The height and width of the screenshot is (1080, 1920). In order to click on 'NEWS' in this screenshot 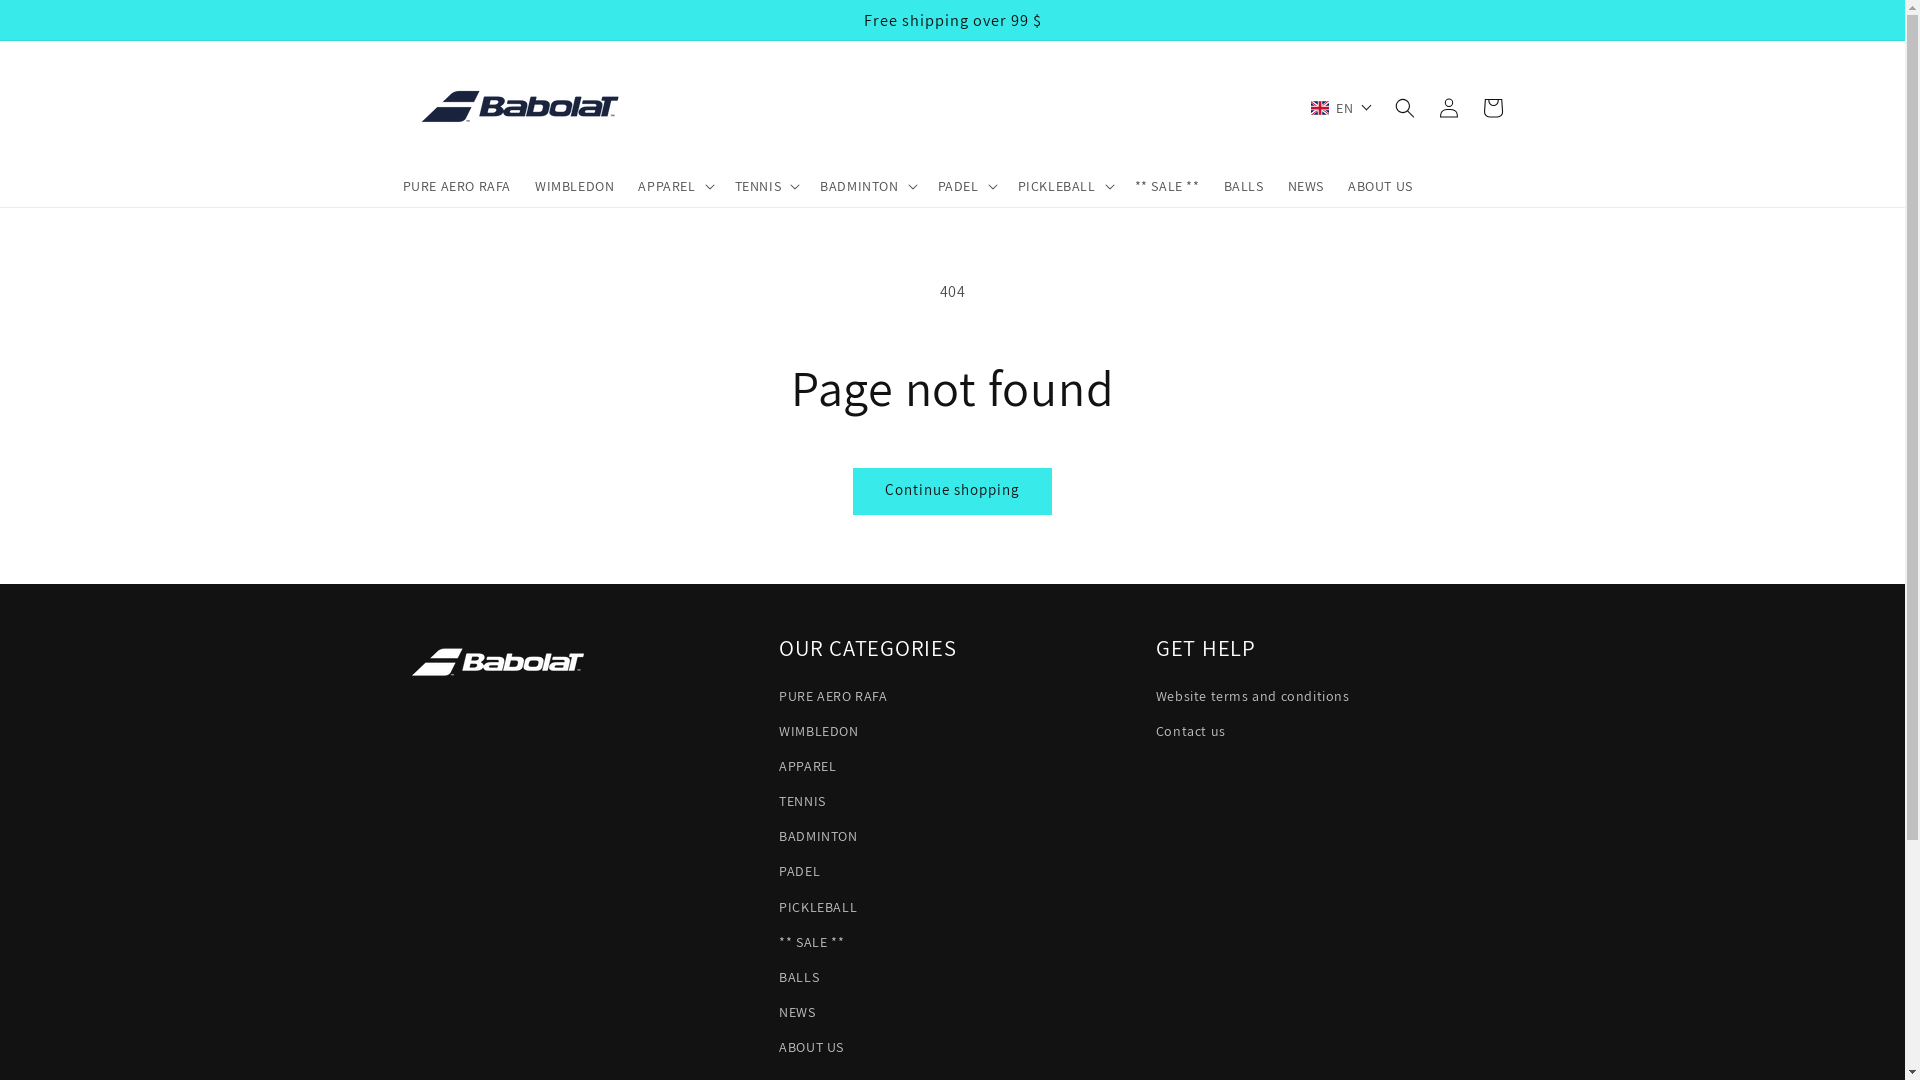, I will do `click(795, 1012)`.